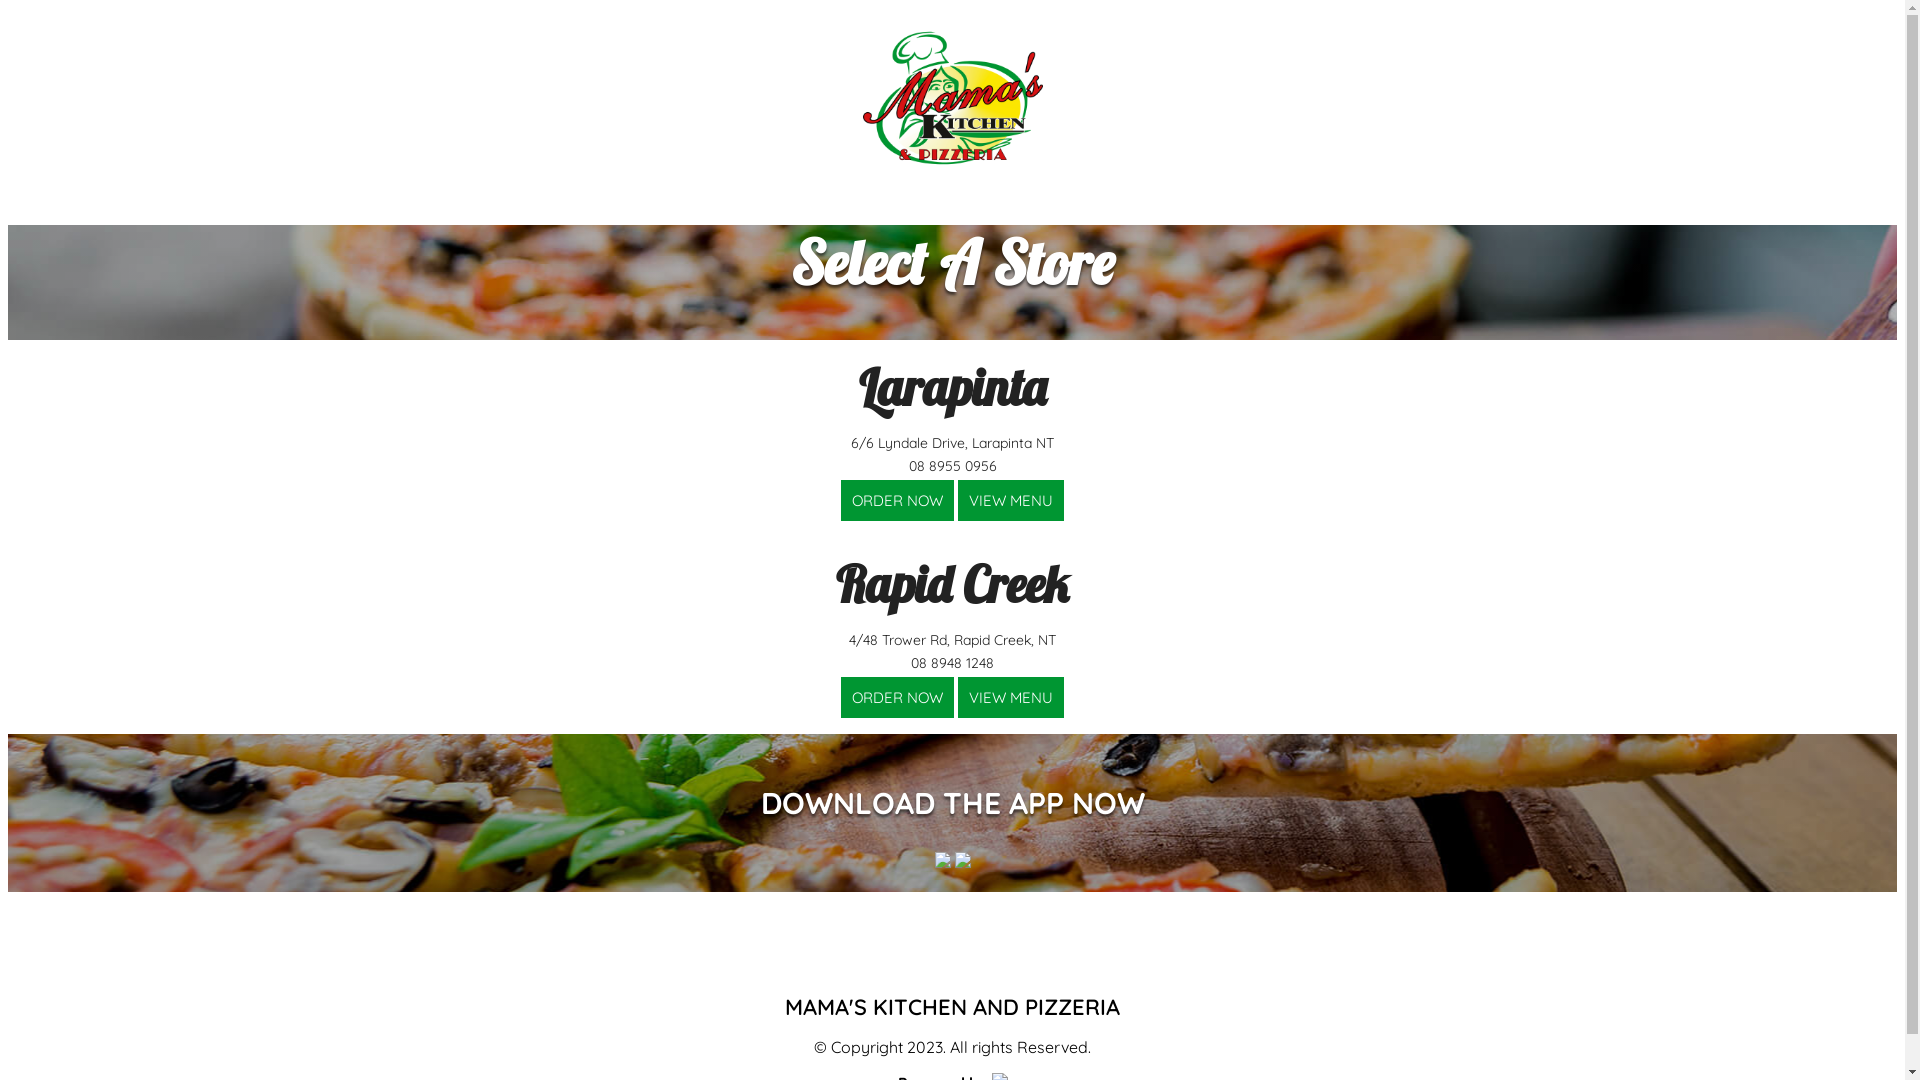  Describe the element at coordinates (957, 499) in the screenshot. I see `'VIEW MENU'` at that location.